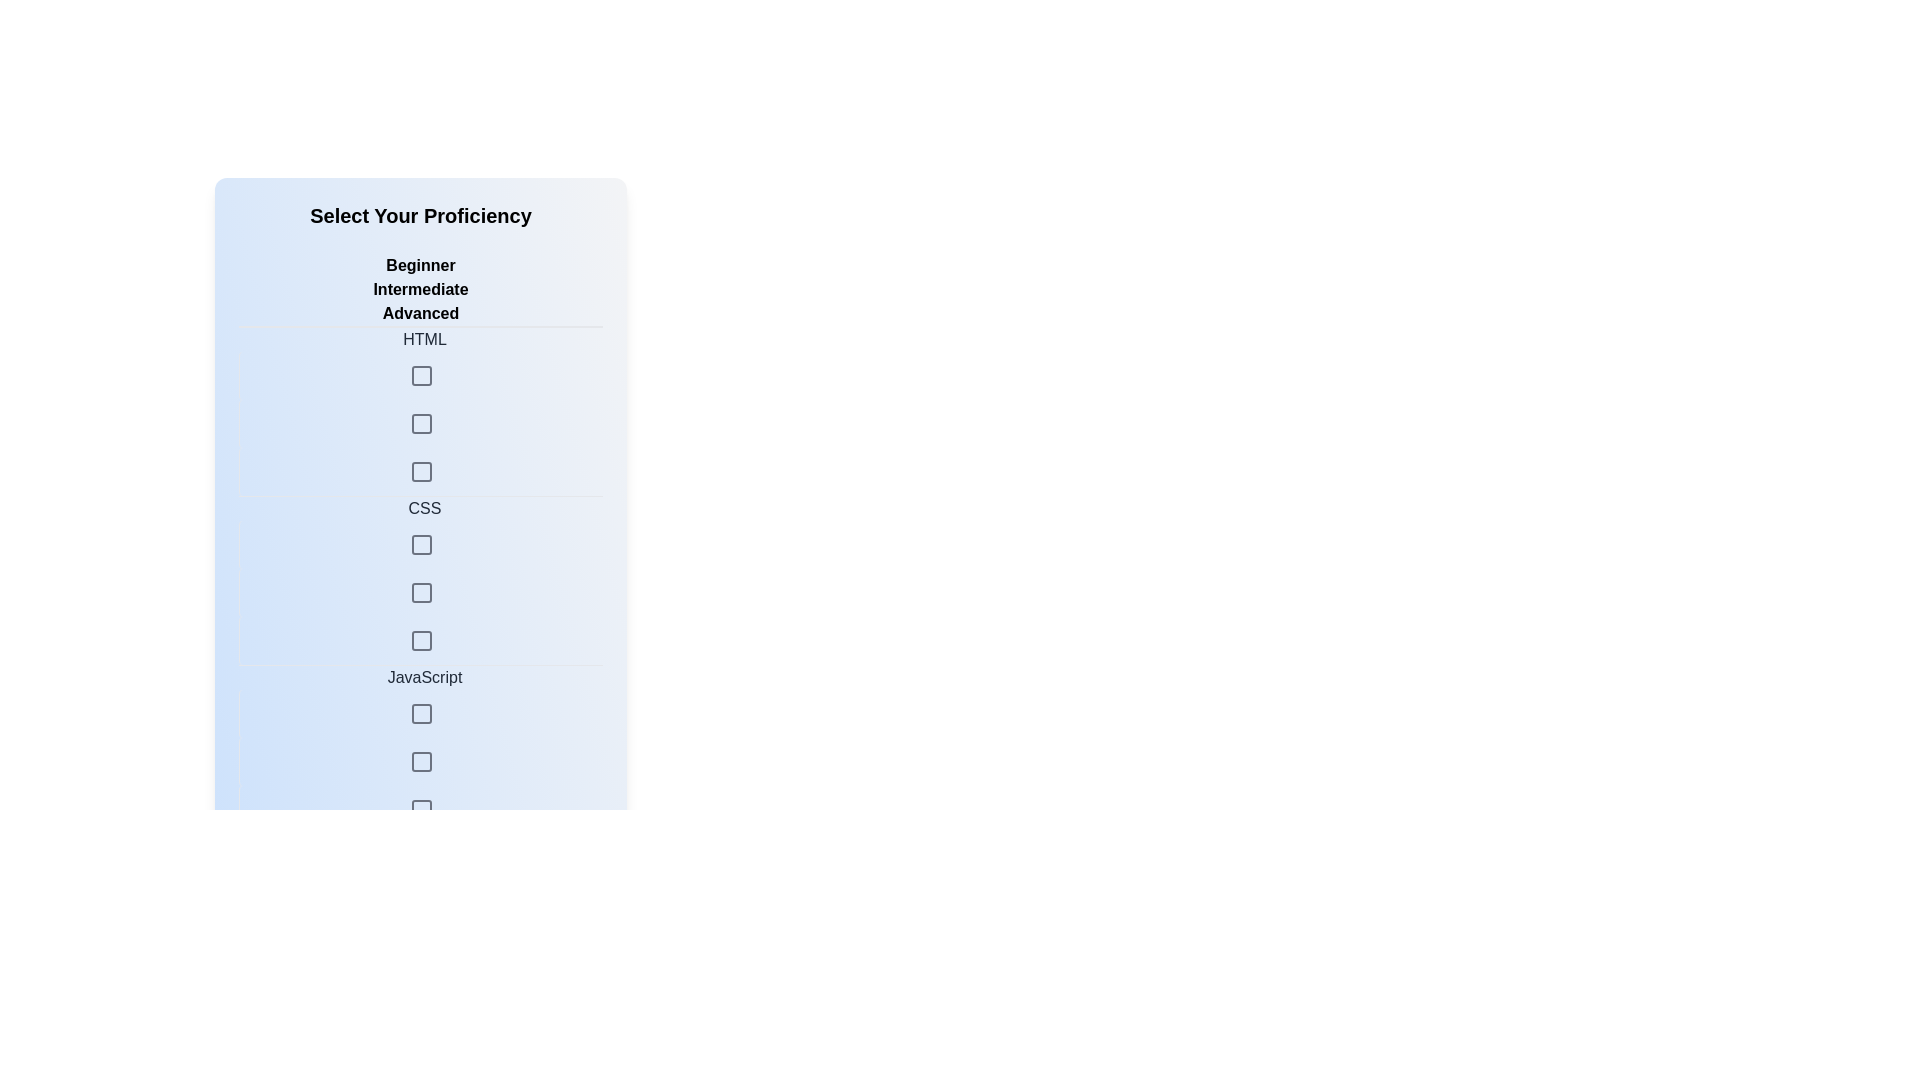 Image resolution: width=1920 pixels, height=1080 pixels. Describe the element at coordinates (420, 375) in the screenshot. I see `the skill level Intermediate for the skill HTML` at that location.